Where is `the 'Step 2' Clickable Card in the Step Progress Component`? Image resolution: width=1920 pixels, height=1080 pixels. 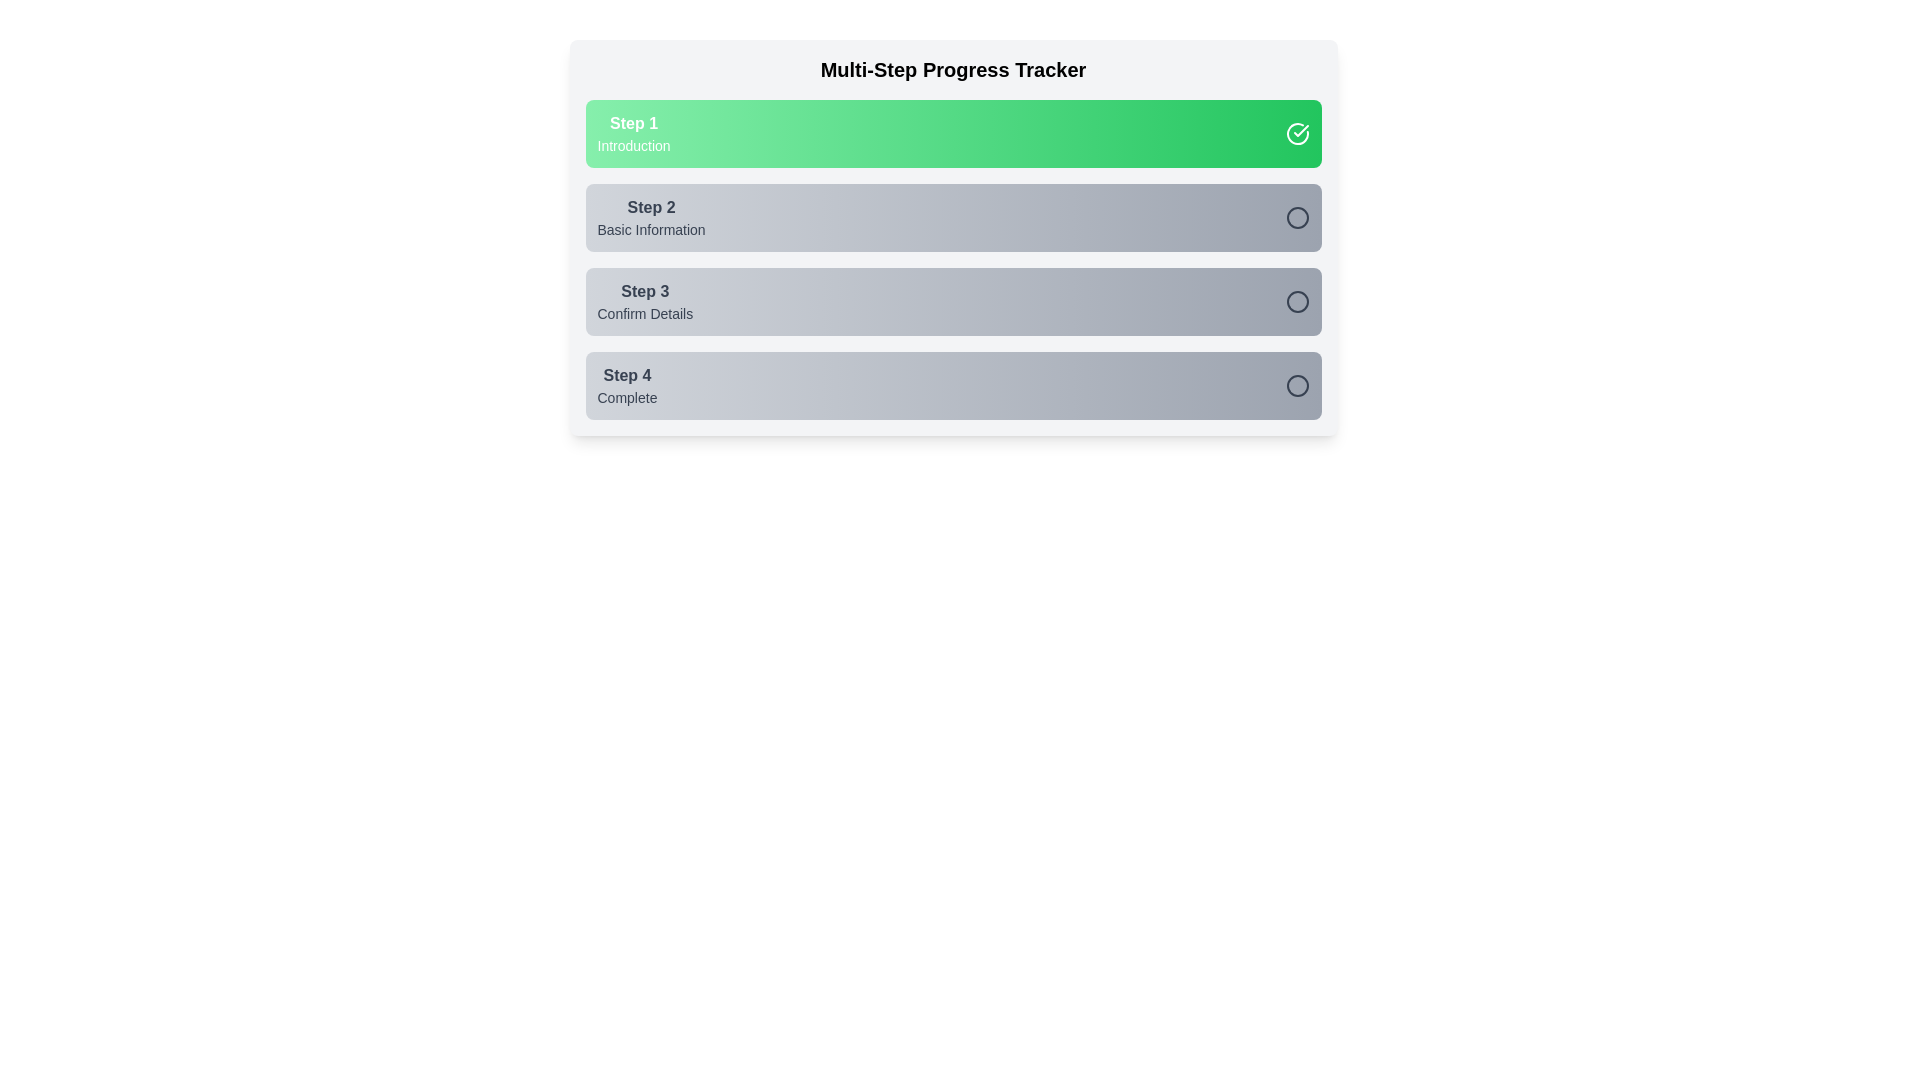
the 'Step 2' Clickable Card in the Step Progress Component is located at coordinates (952, 218).